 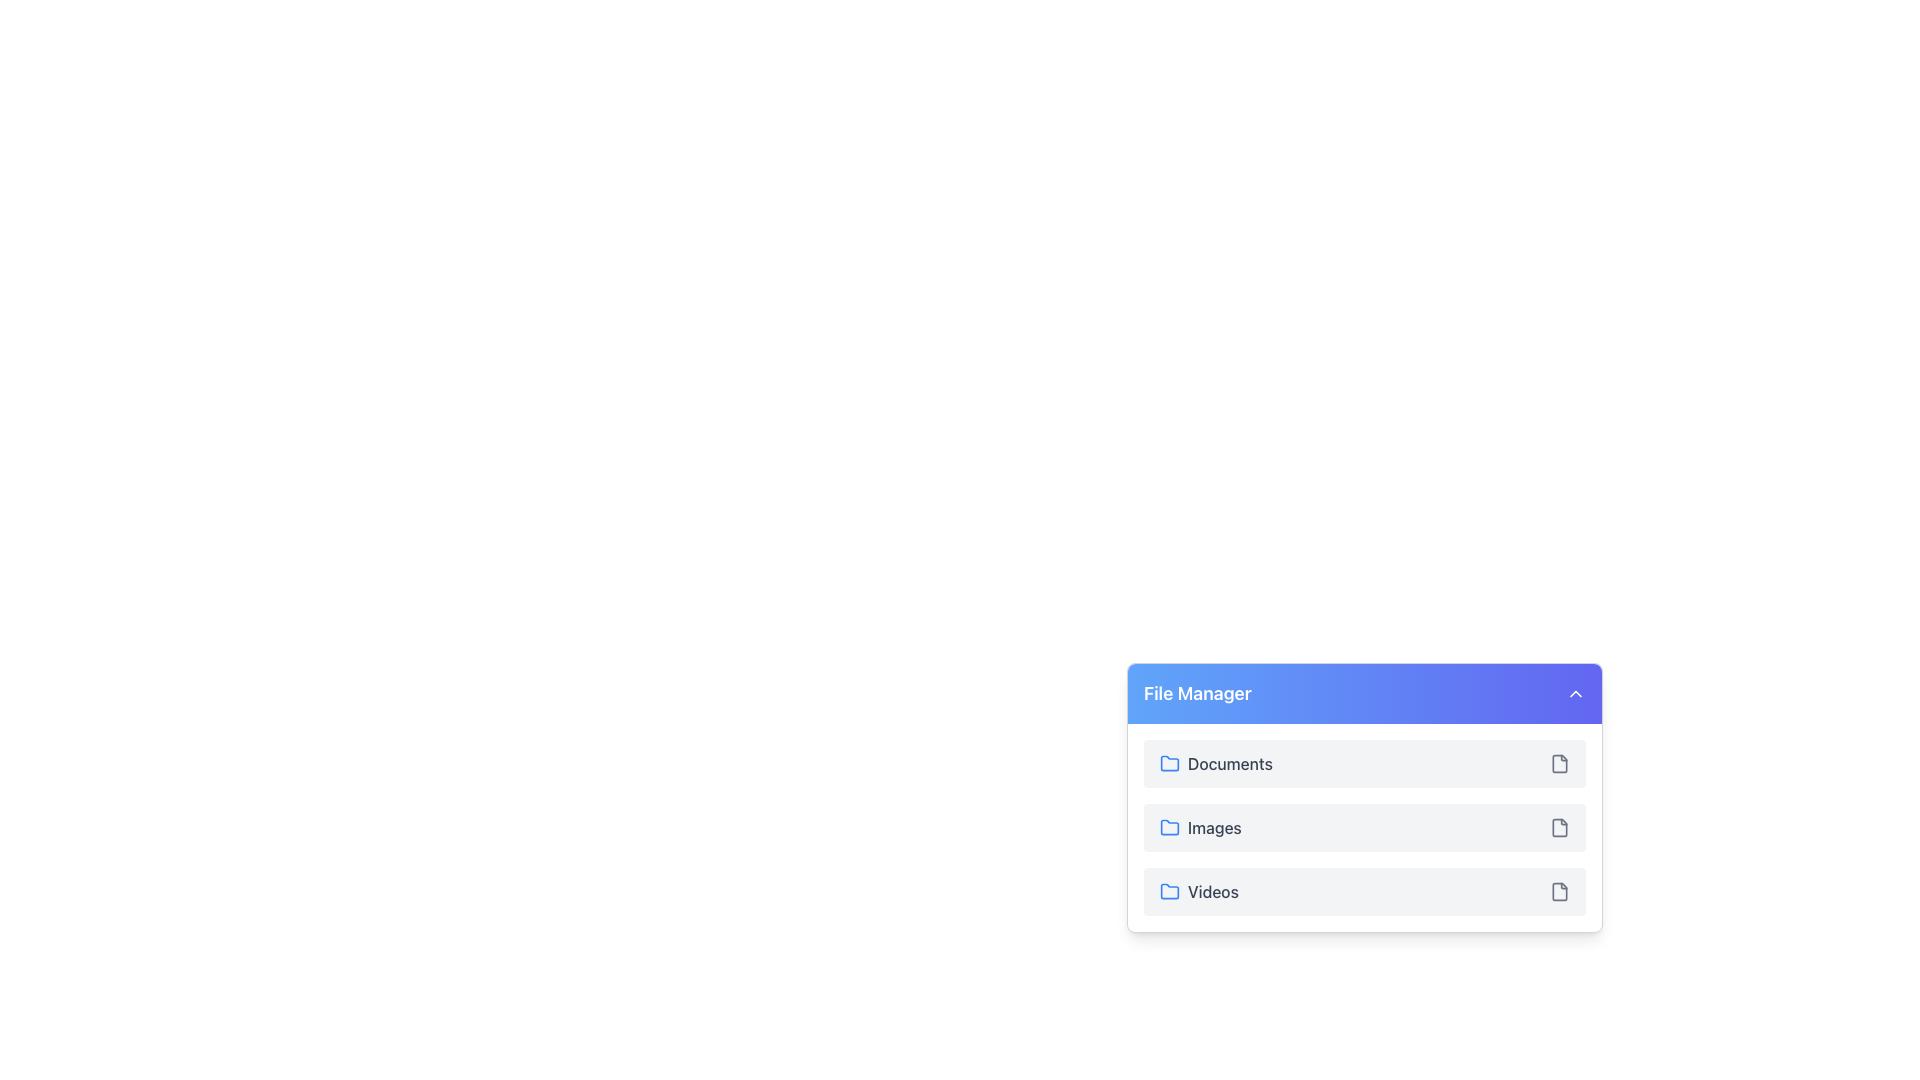 I want to click on the small gray document icon located to the right of the 'Documents' label in the 'File Manager' section, so click(x=1559, y=763).